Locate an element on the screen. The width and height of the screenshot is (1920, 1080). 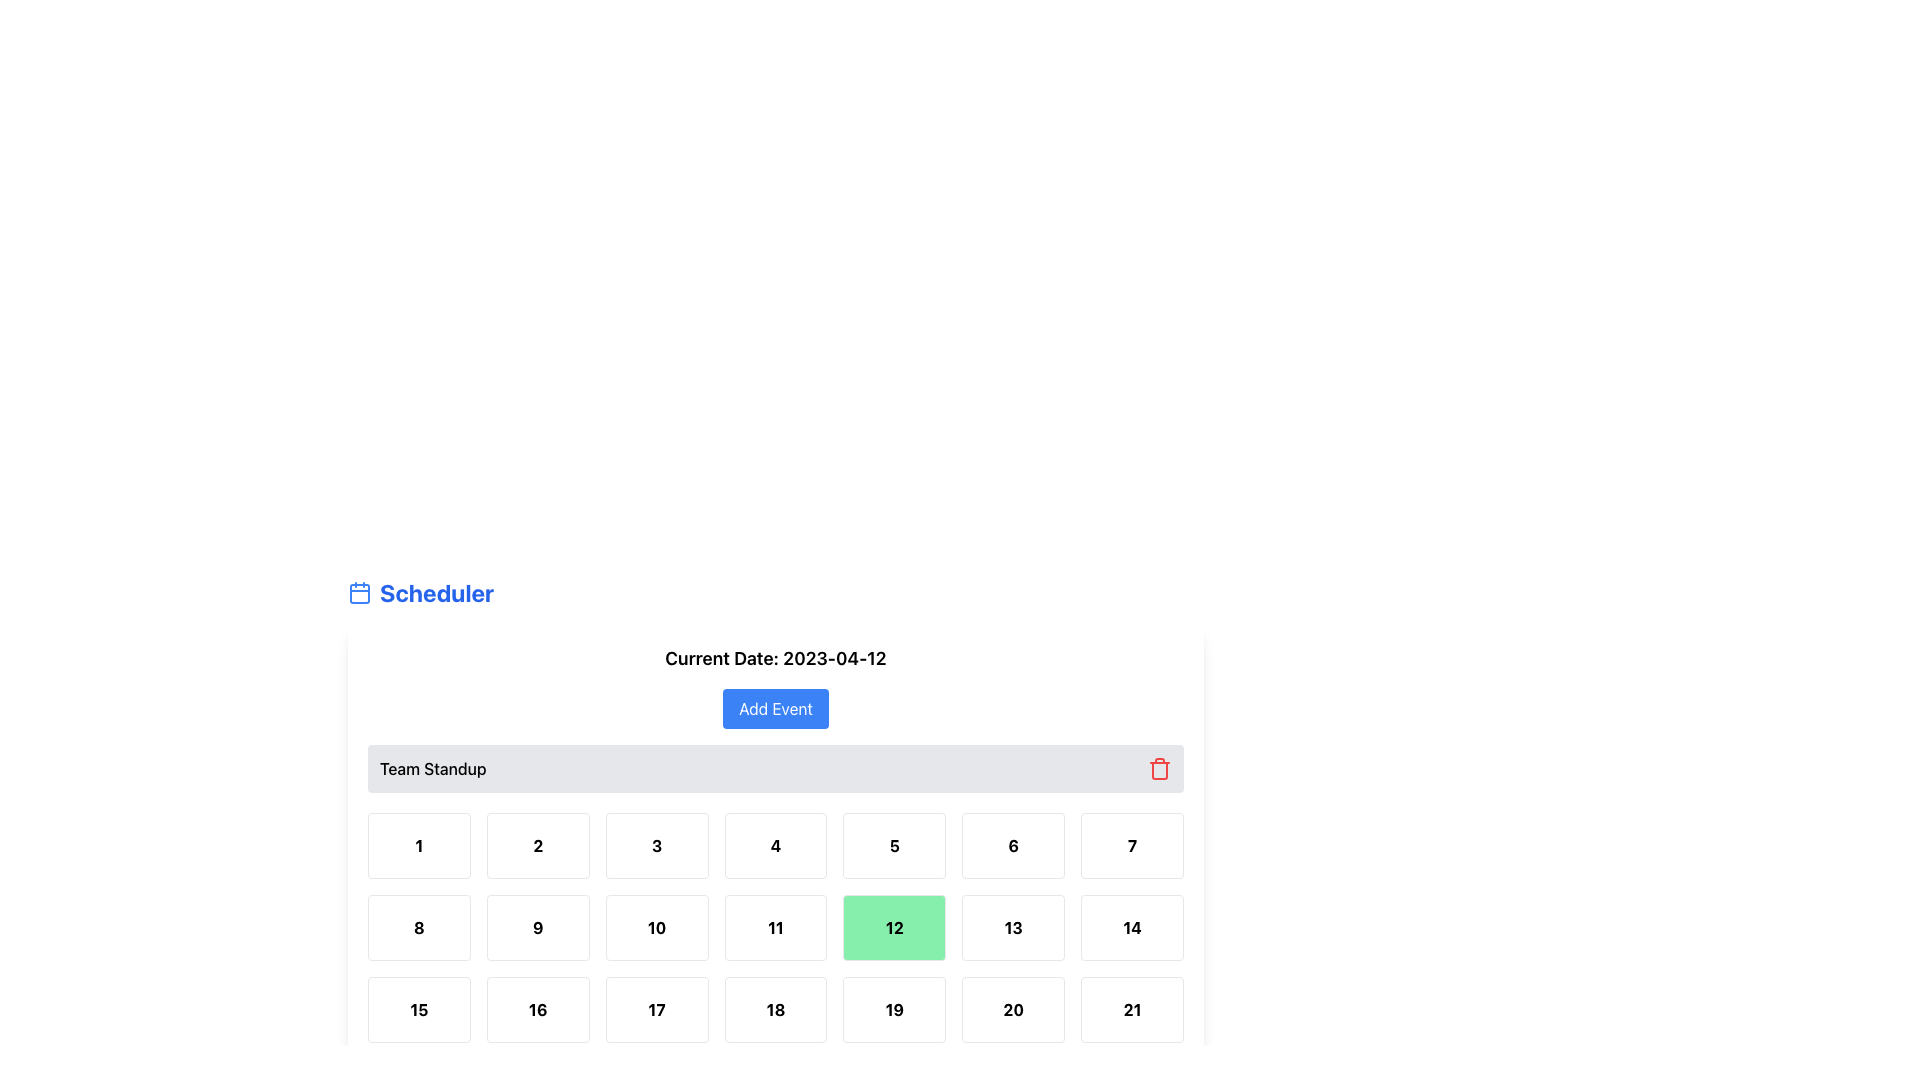
the non-interactive visual display component representing the calendar date cell located in the second row and fourth column of the grid layout, which follows the number '10' and precedes the number '12' is located at coordinates (775, 928).